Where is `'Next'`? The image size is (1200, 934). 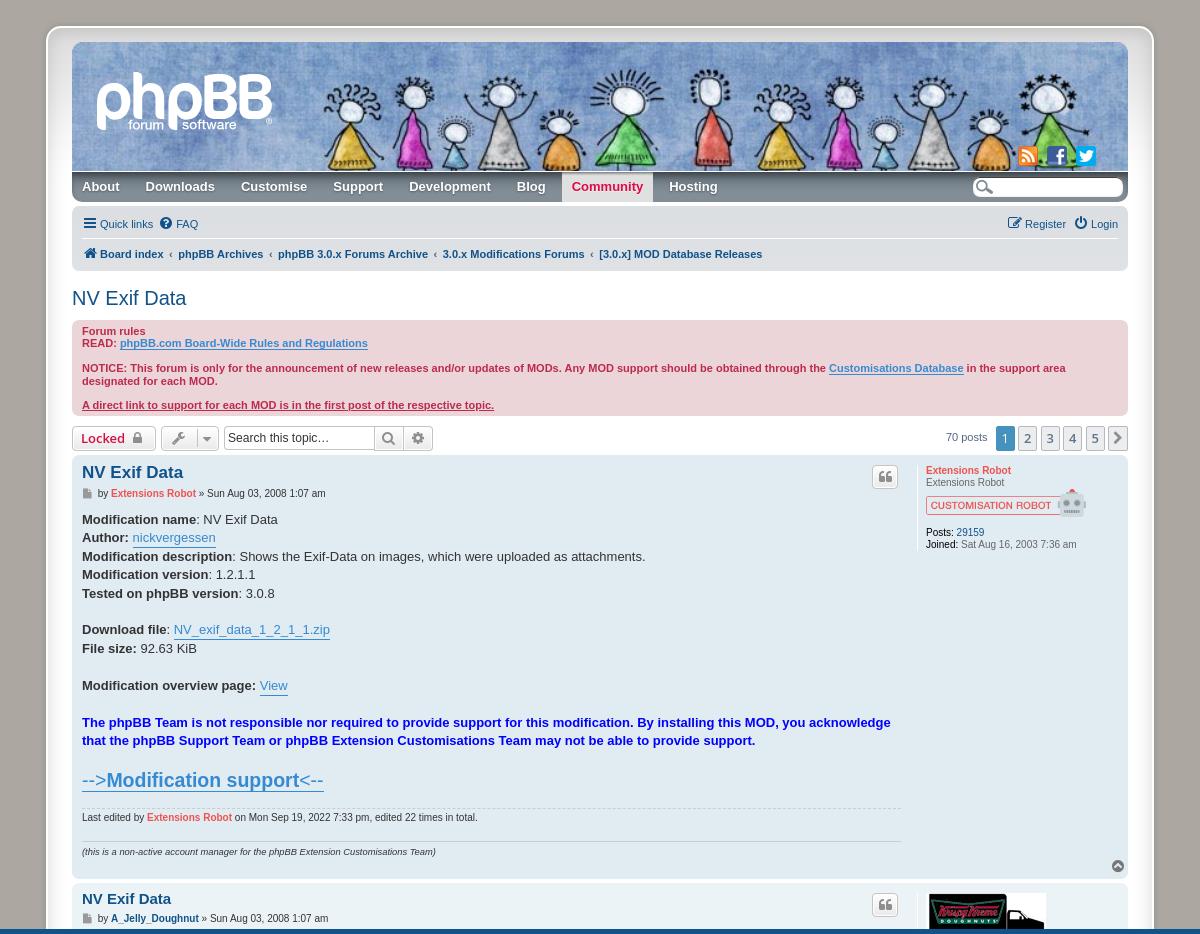 'Next' is located at coordinates (1144, 438).